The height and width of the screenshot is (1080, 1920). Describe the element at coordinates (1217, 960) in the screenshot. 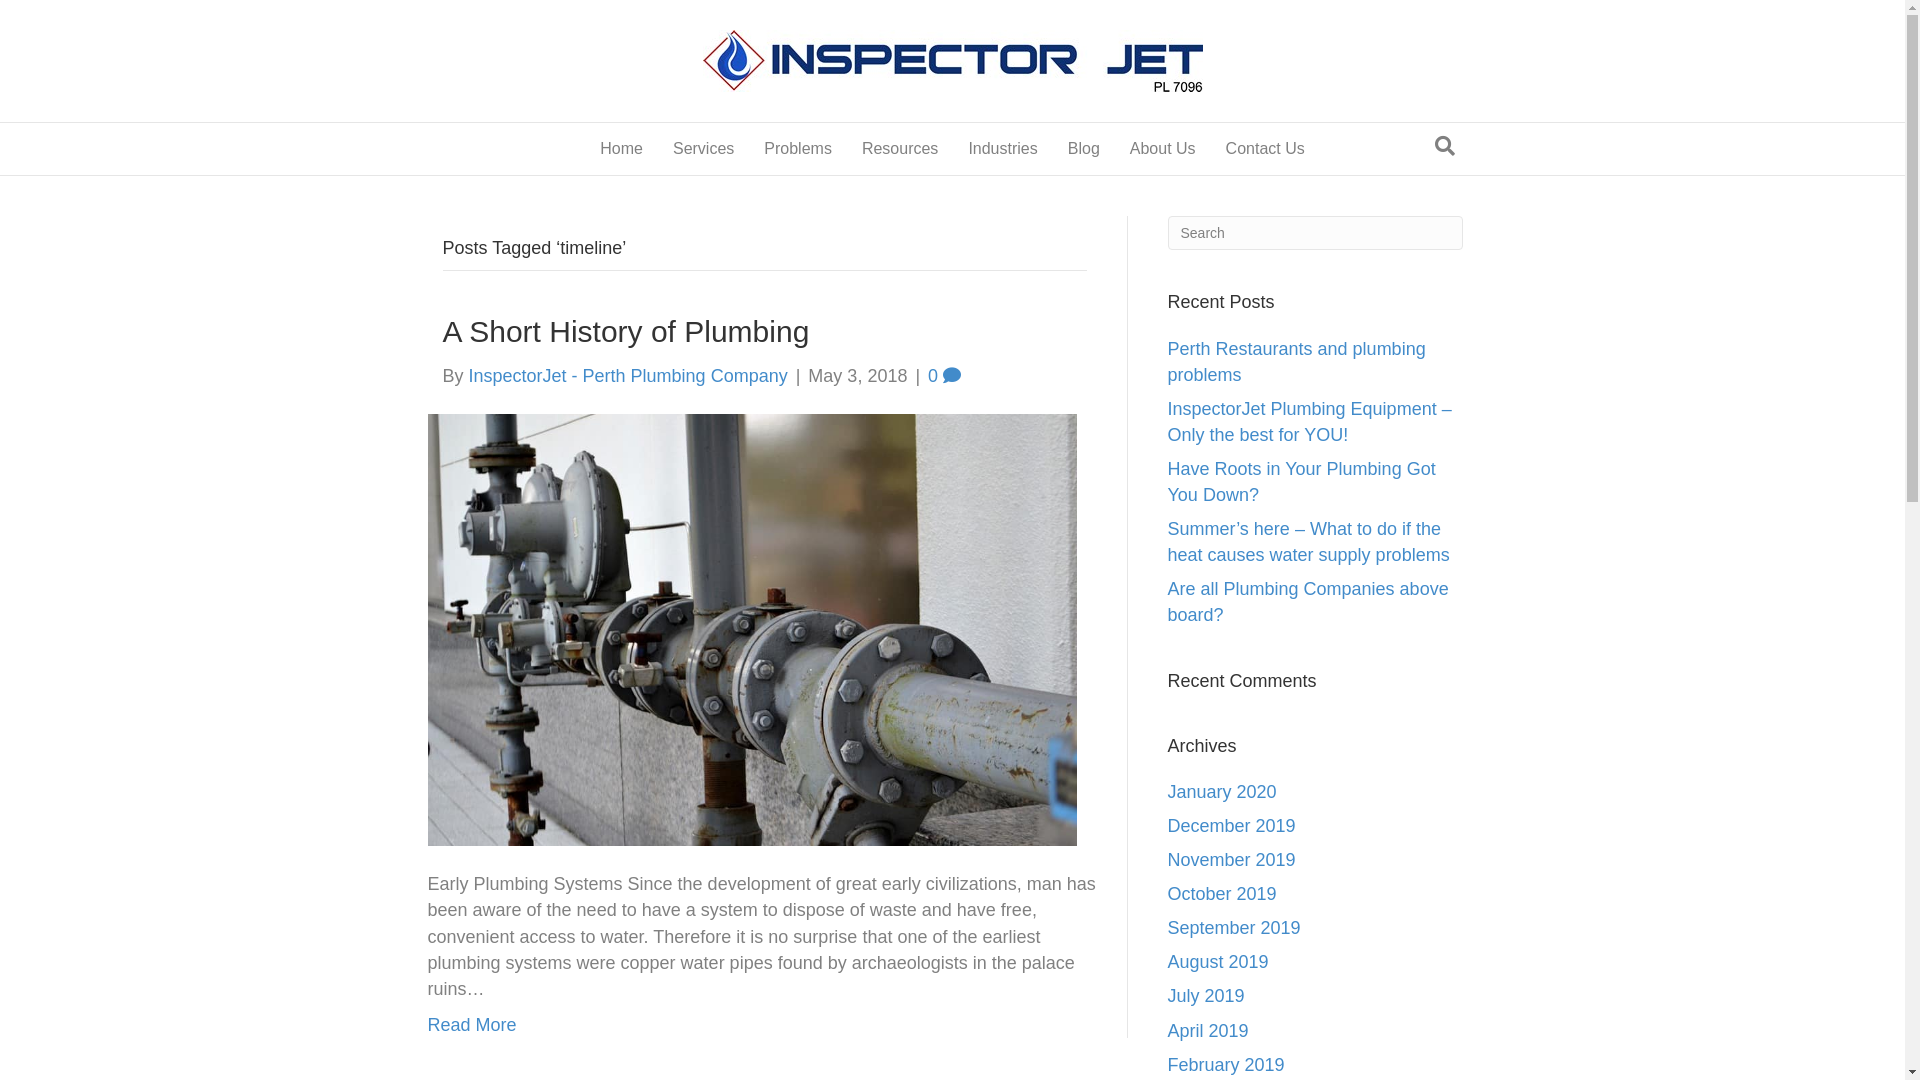

I see `'August 2019'` at that location.